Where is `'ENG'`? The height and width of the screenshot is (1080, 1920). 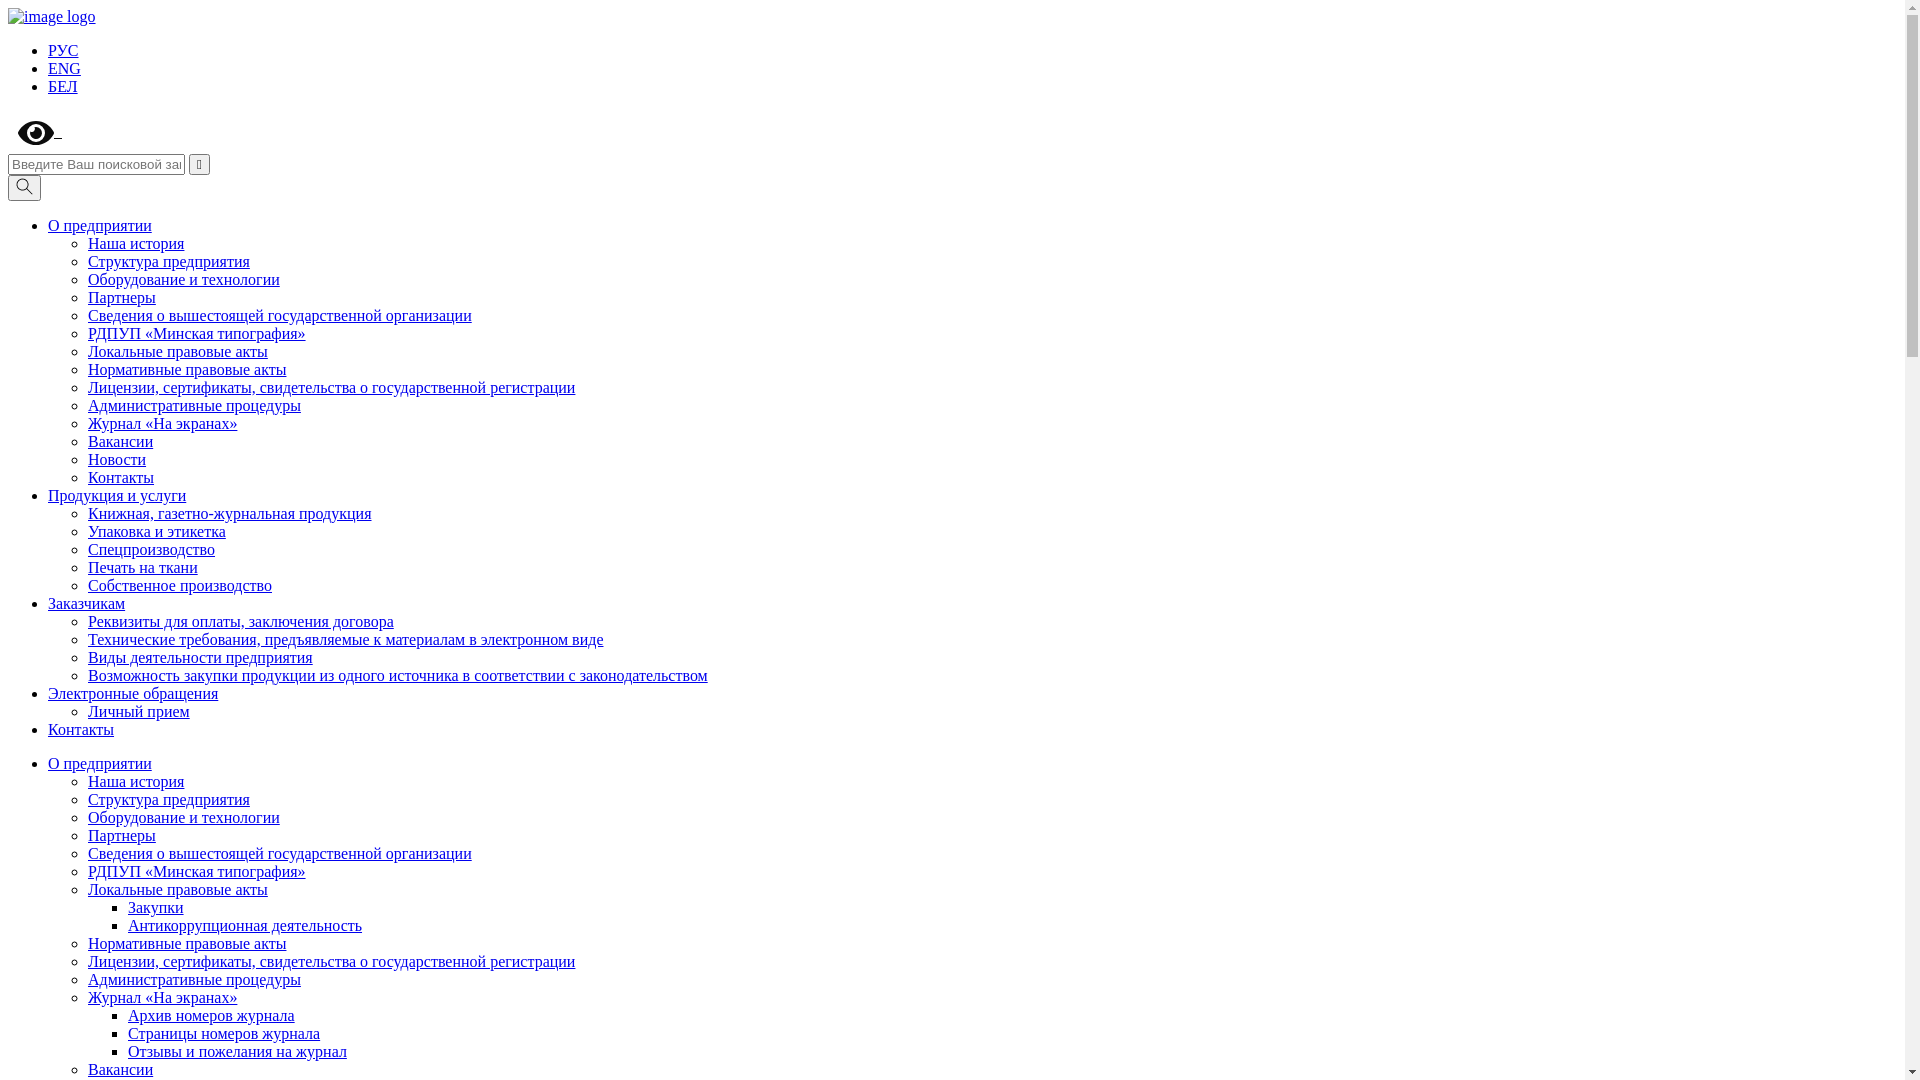 'ENG' is located at coordinates (64, 67).